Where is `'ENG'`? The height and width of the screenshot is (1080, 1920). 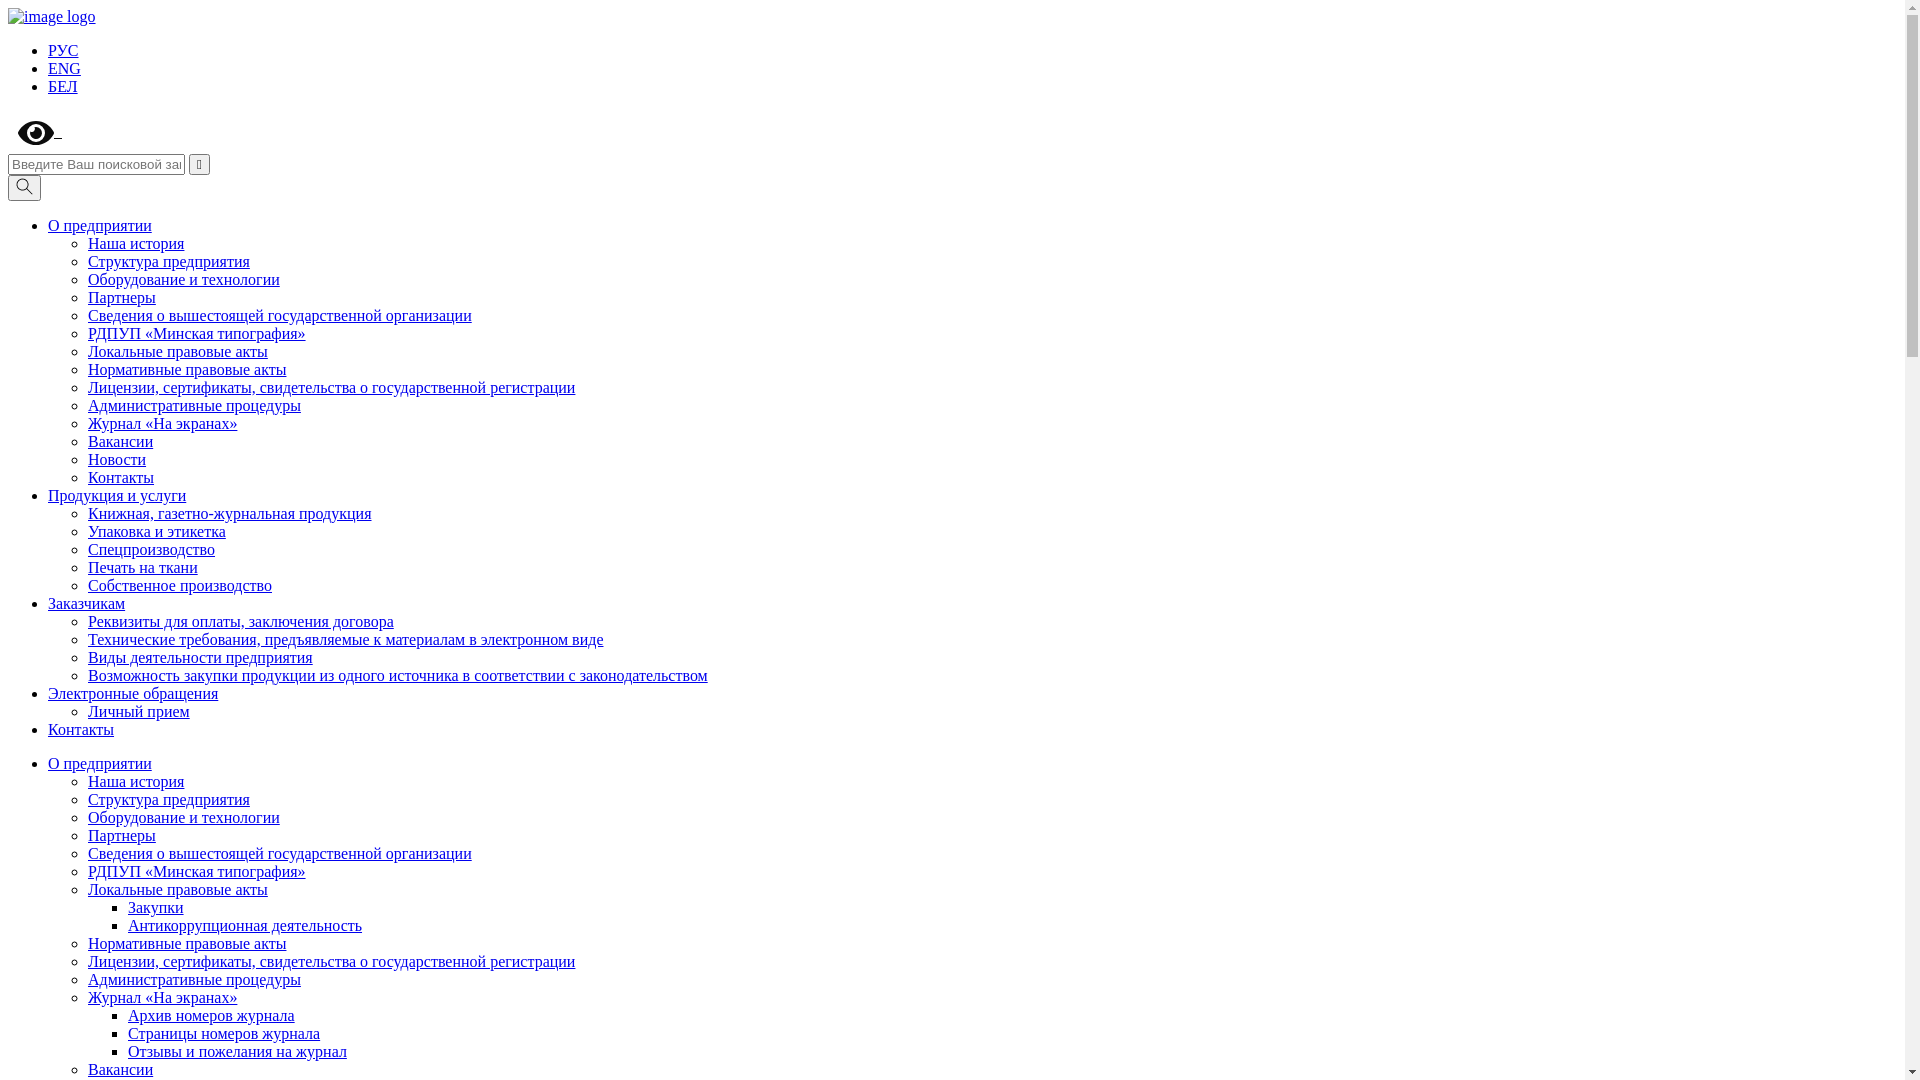 'ENG' is located at coordinates (64, 67).